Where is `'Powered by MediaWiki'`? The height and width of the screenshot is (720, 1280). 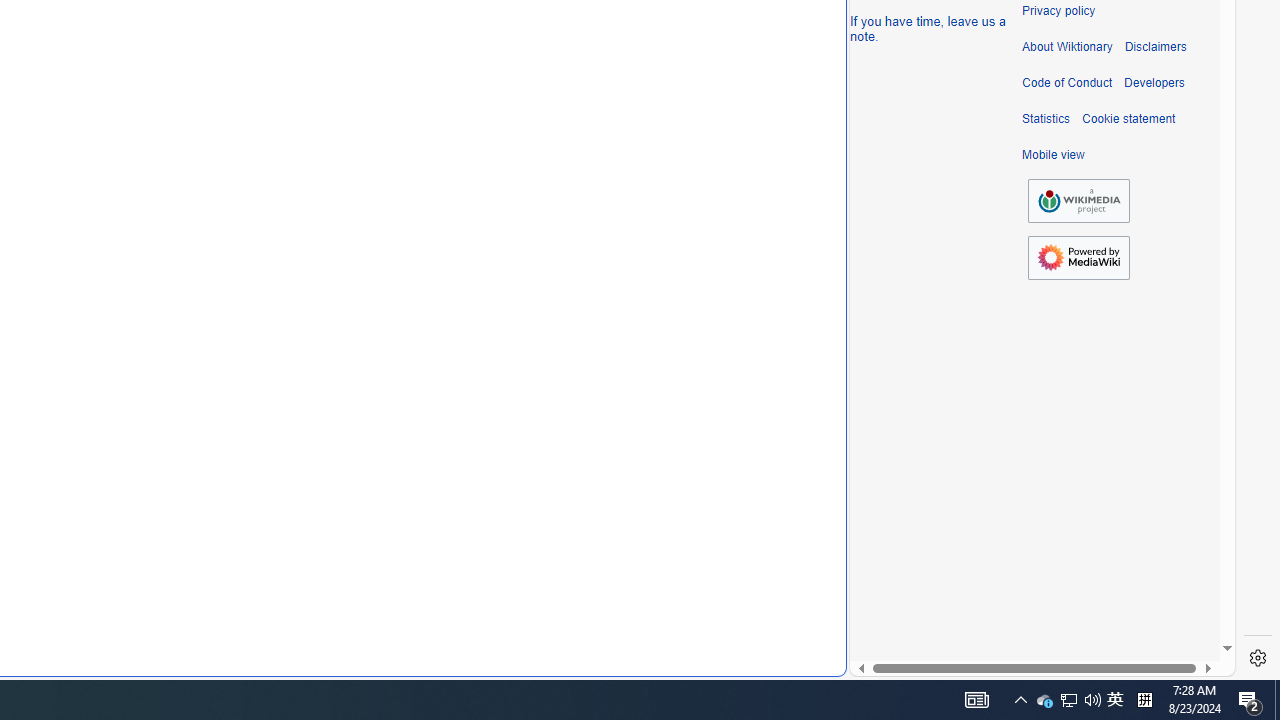 'Powered by MediaWiki' is located at coordinates (1078, 257).